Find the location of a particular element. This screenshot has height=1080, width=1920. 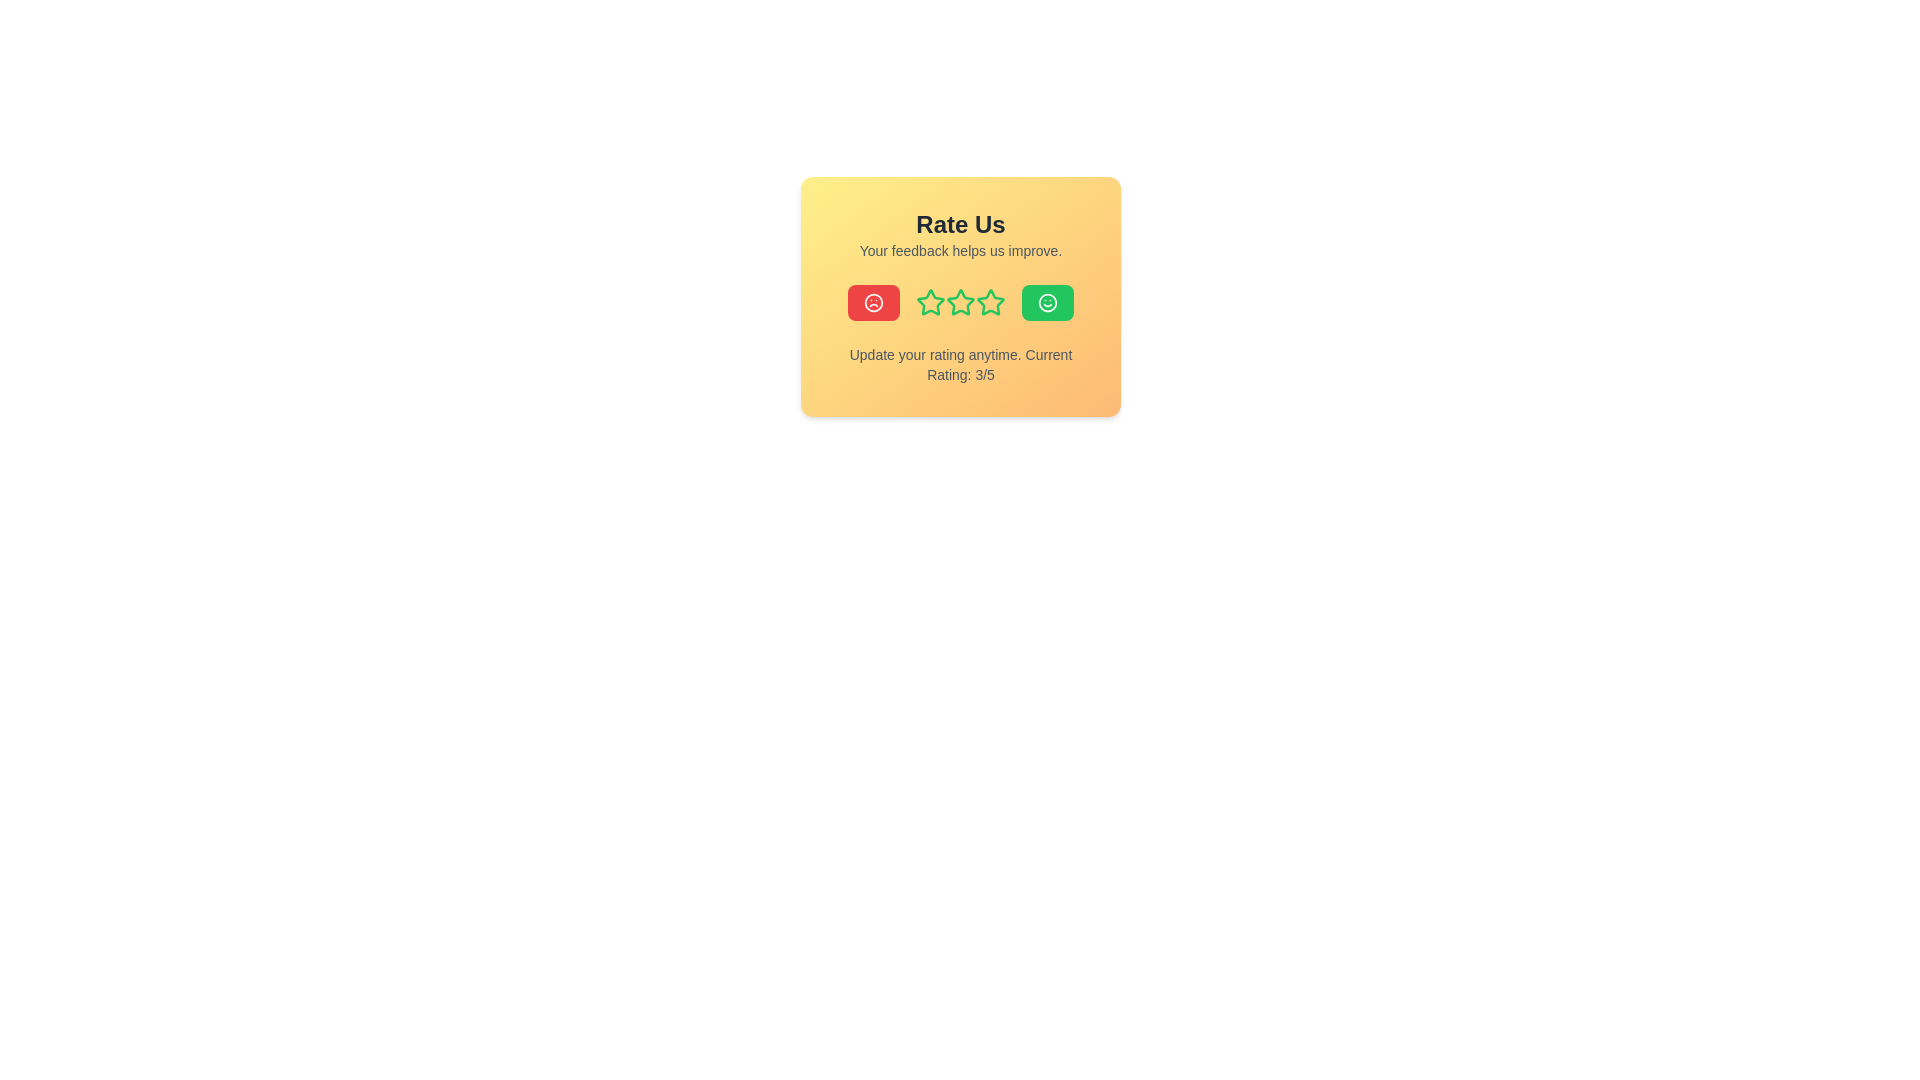

the positive feedback button located to the far right of the group of elements, adjacent to the grid of rating stars, to observe its hover effect is located at coordinates (1046, 303).